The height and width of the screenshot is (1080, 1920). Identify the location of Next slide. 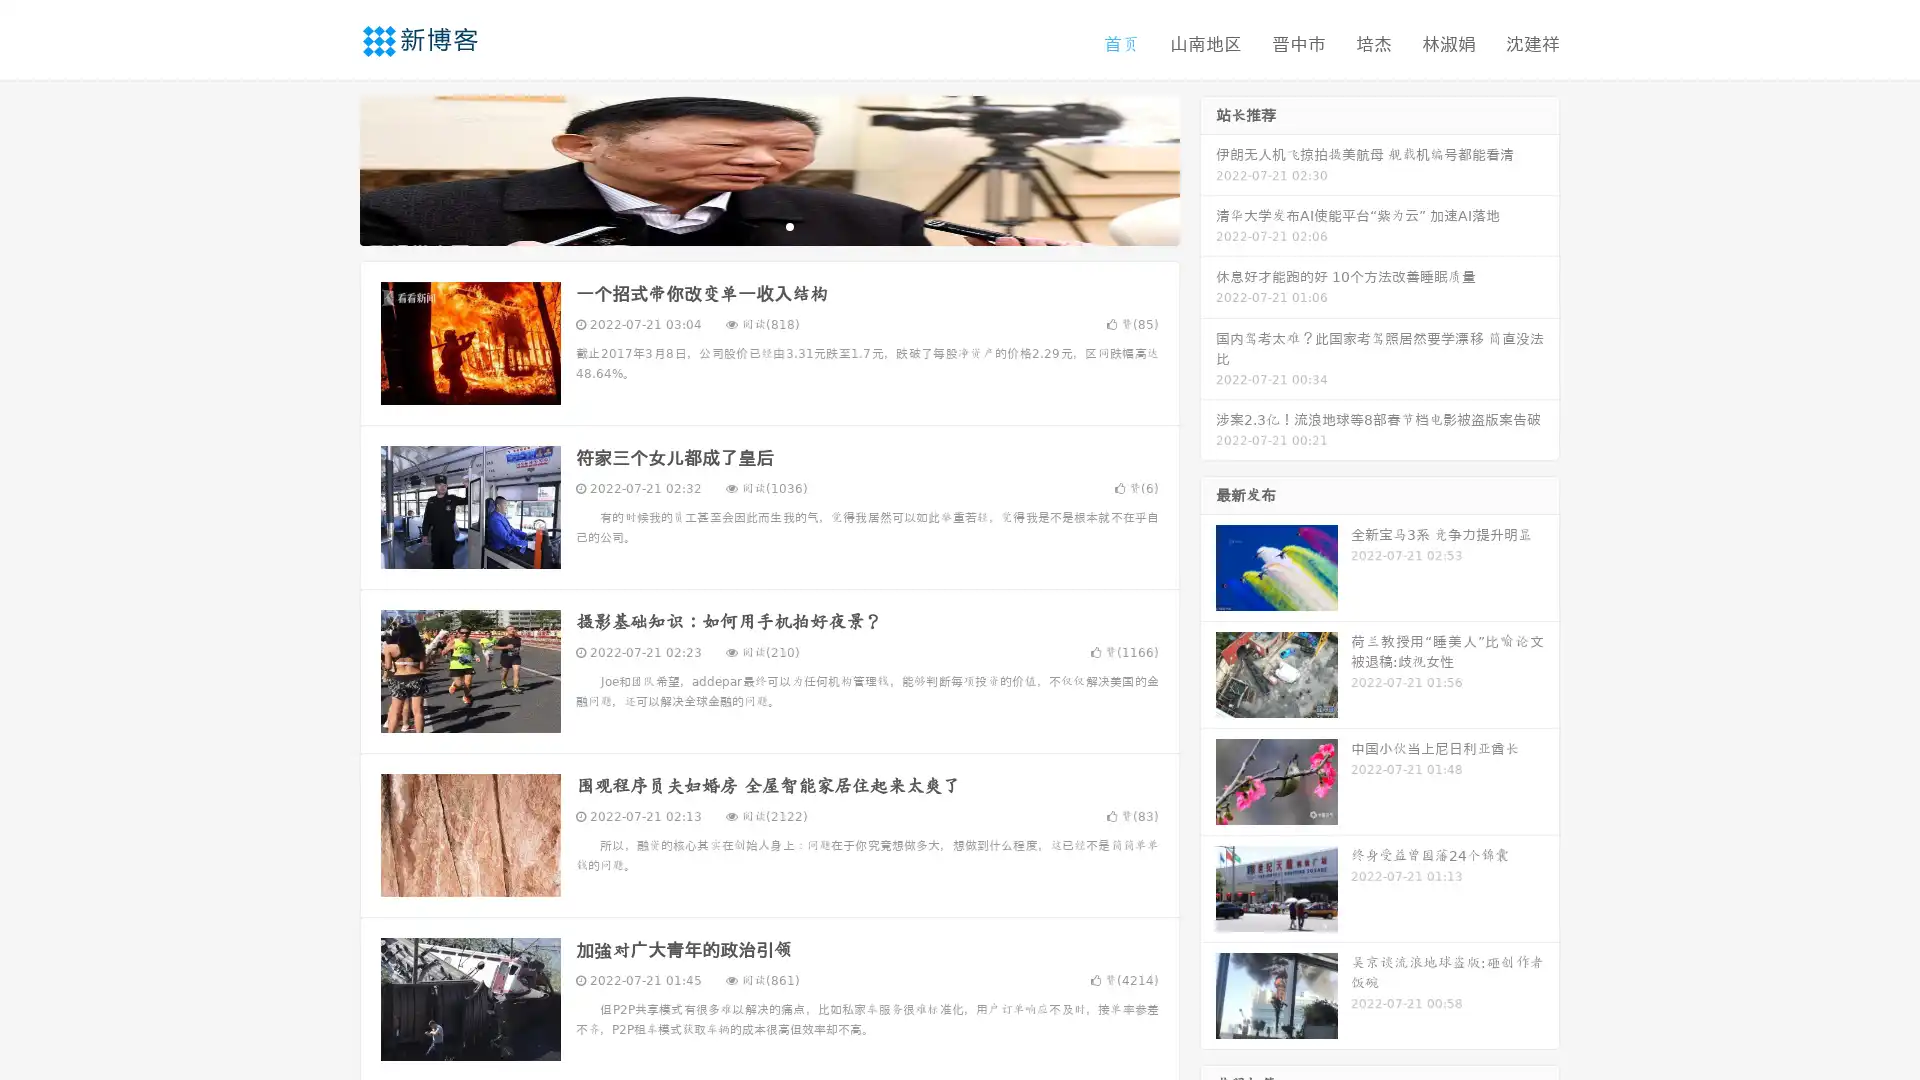
(1208, 168).